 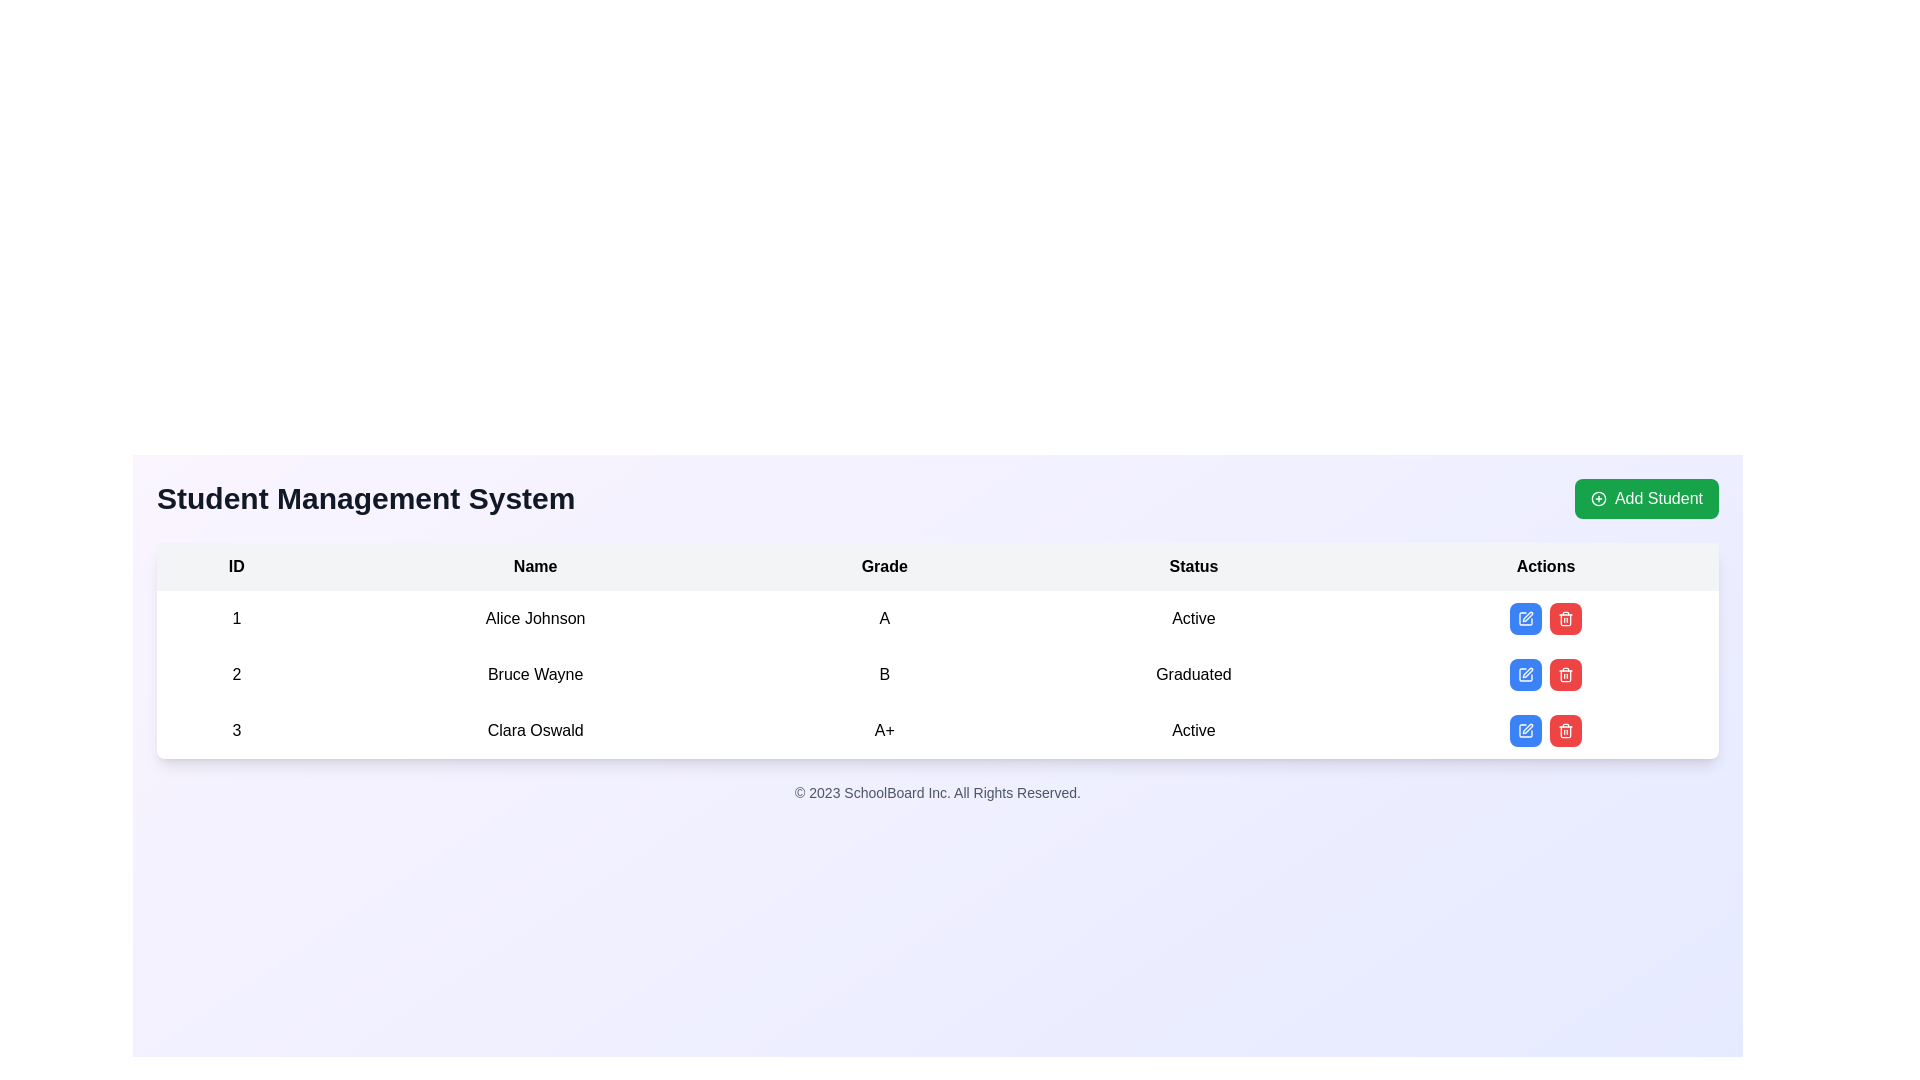 What do you see at coordinates (1544, 617) in the screenshot?
I see `the composite UI element consisting of 'Edit' and 'Delete' buttons in the 'Actions' column for 'Alice Johnson'` at bounding box center [1544, 617].